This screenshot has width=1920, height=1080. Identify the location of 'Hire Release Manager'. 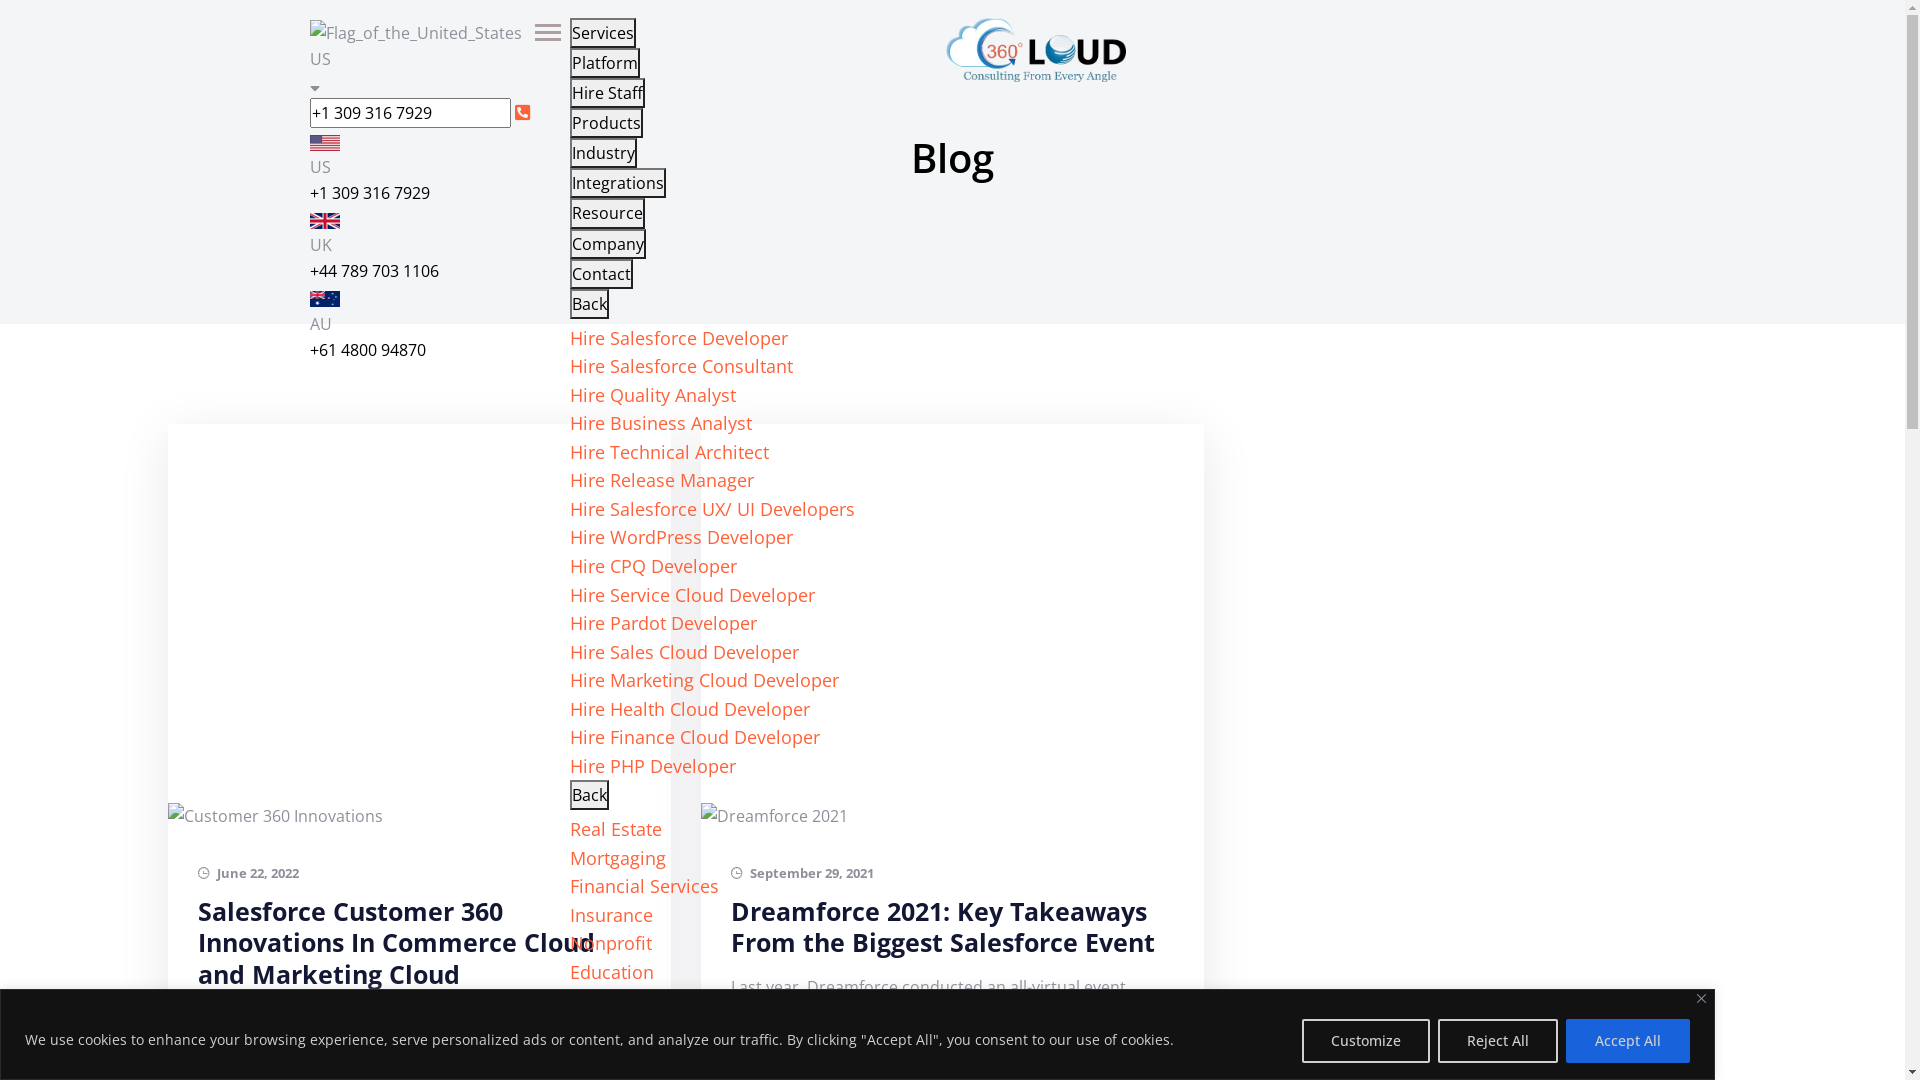
(662, 479).